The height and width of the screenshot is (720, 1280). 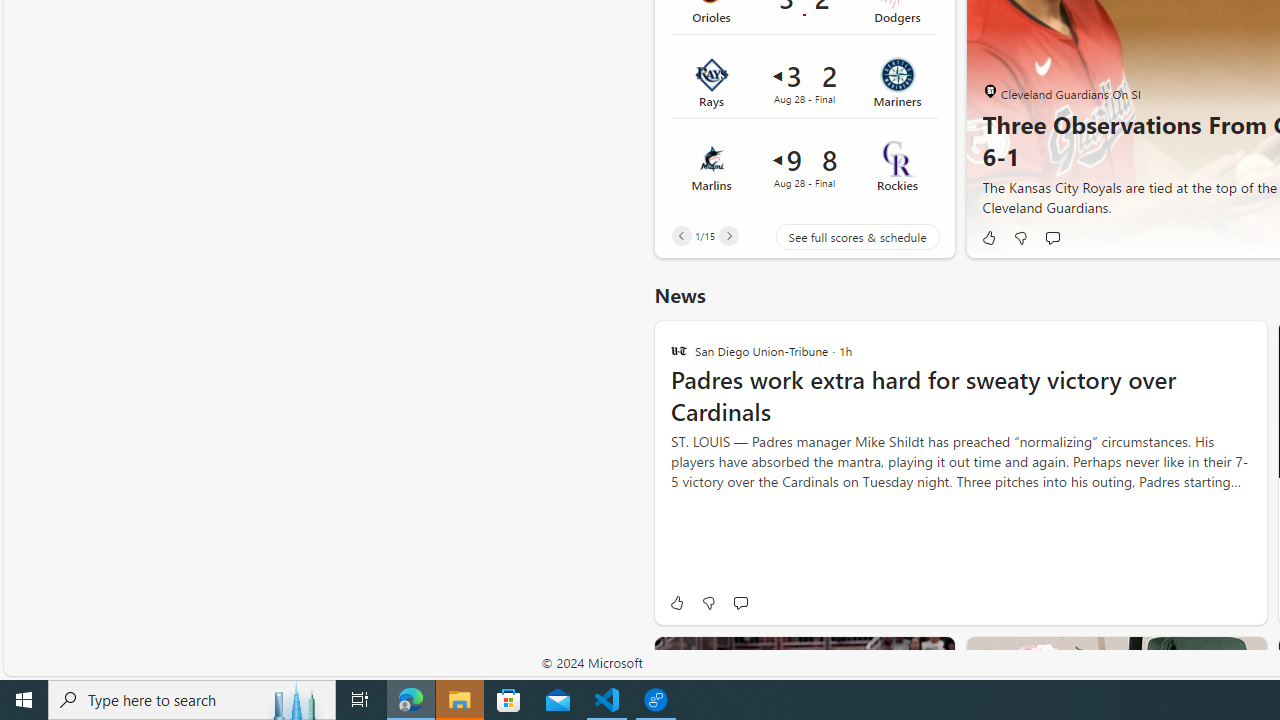 I want to click on 'Rays 3 vs Mariners 2Final Date Aug 28', so click(x=804, y=82).